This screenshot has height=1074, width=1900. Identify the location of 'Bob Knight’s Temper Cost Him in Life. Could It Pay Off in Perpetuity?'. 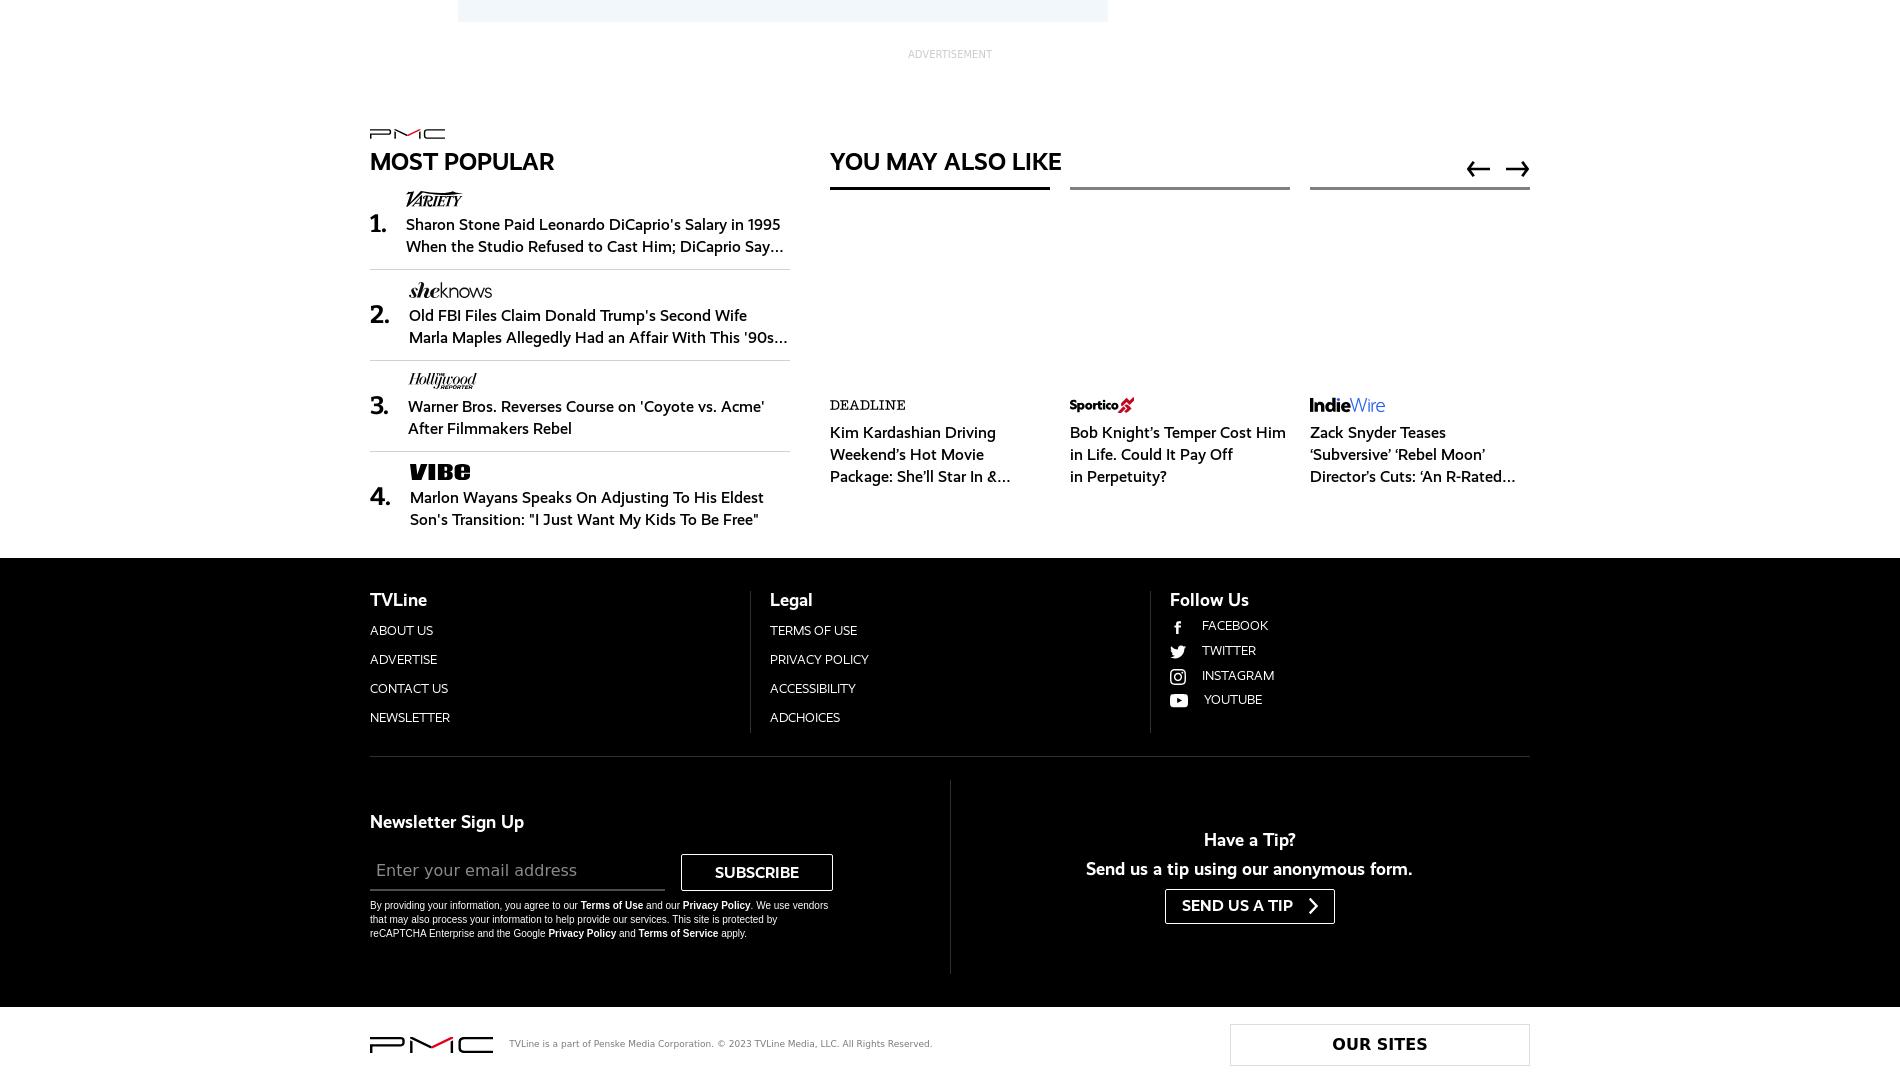
(1177, 452).